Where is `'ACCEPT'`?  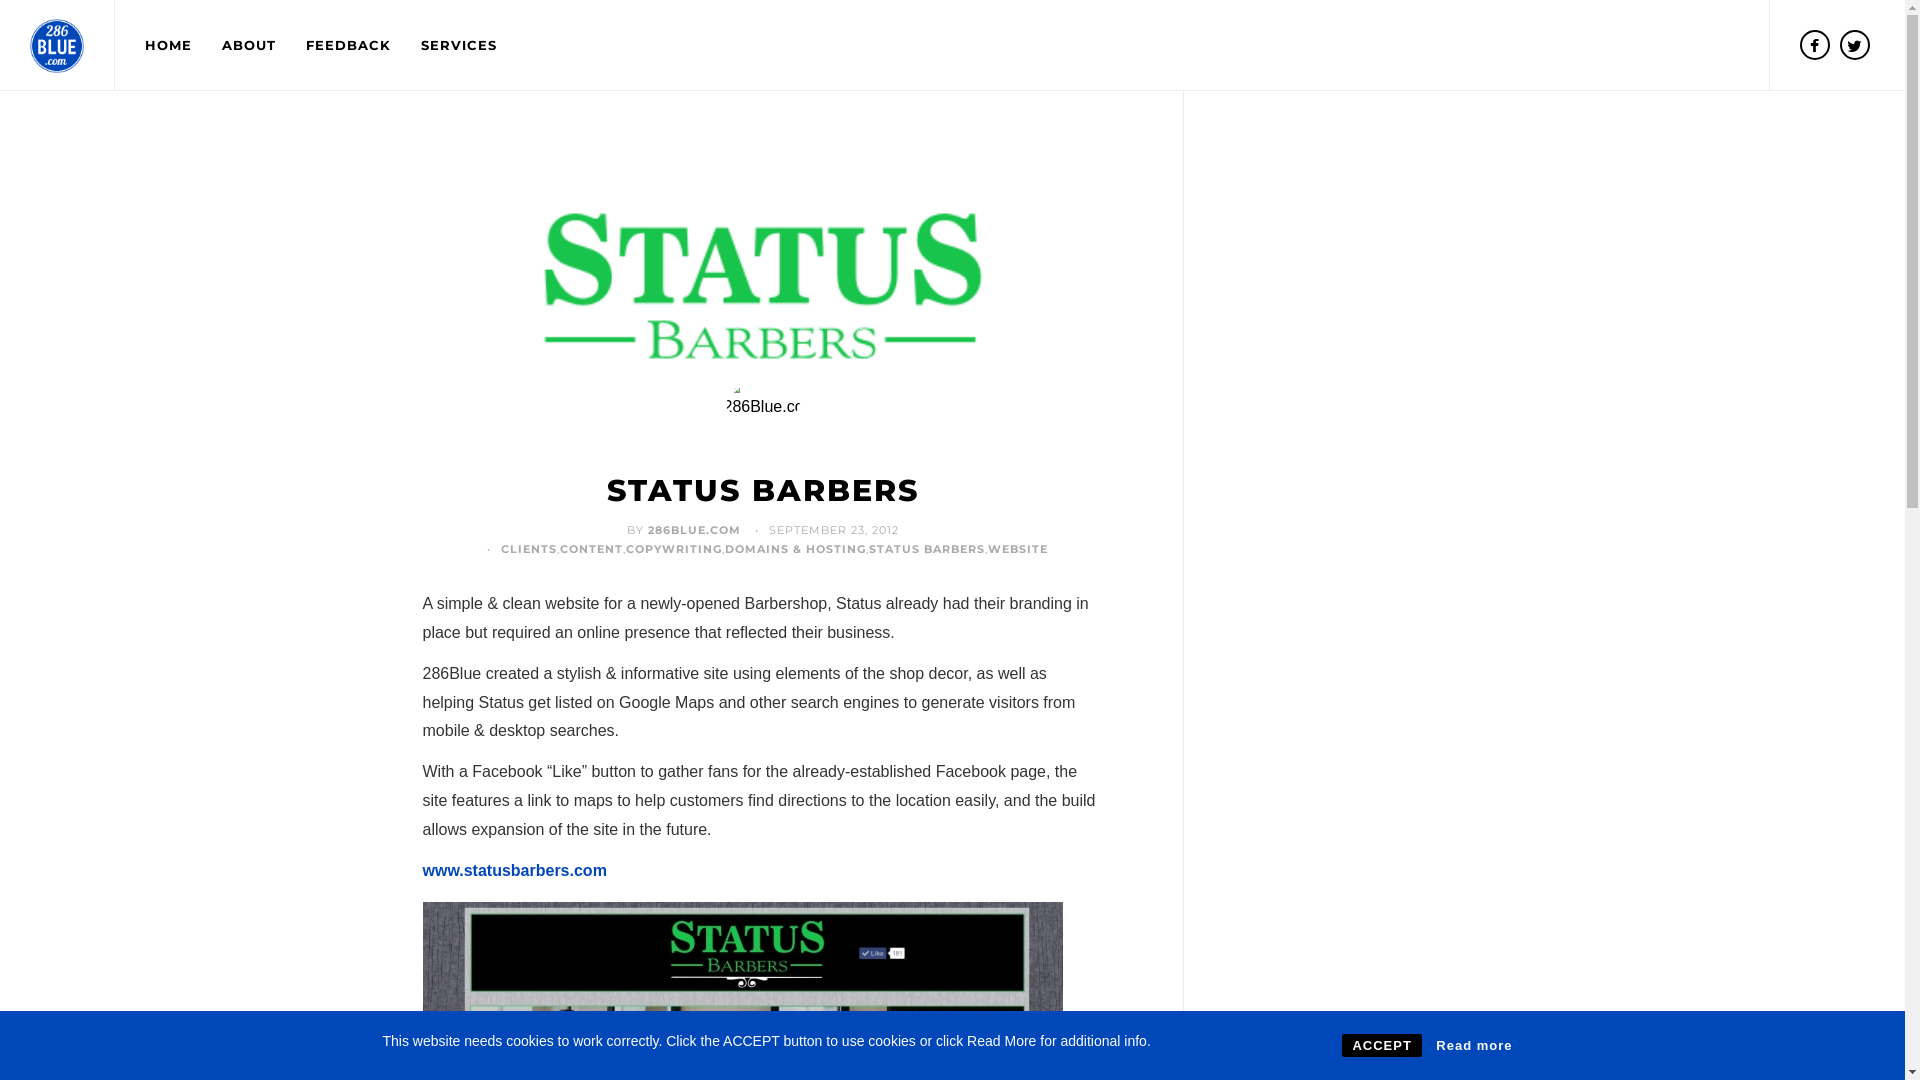
'ACCEPT' is located at coordinates (1342, 1044).